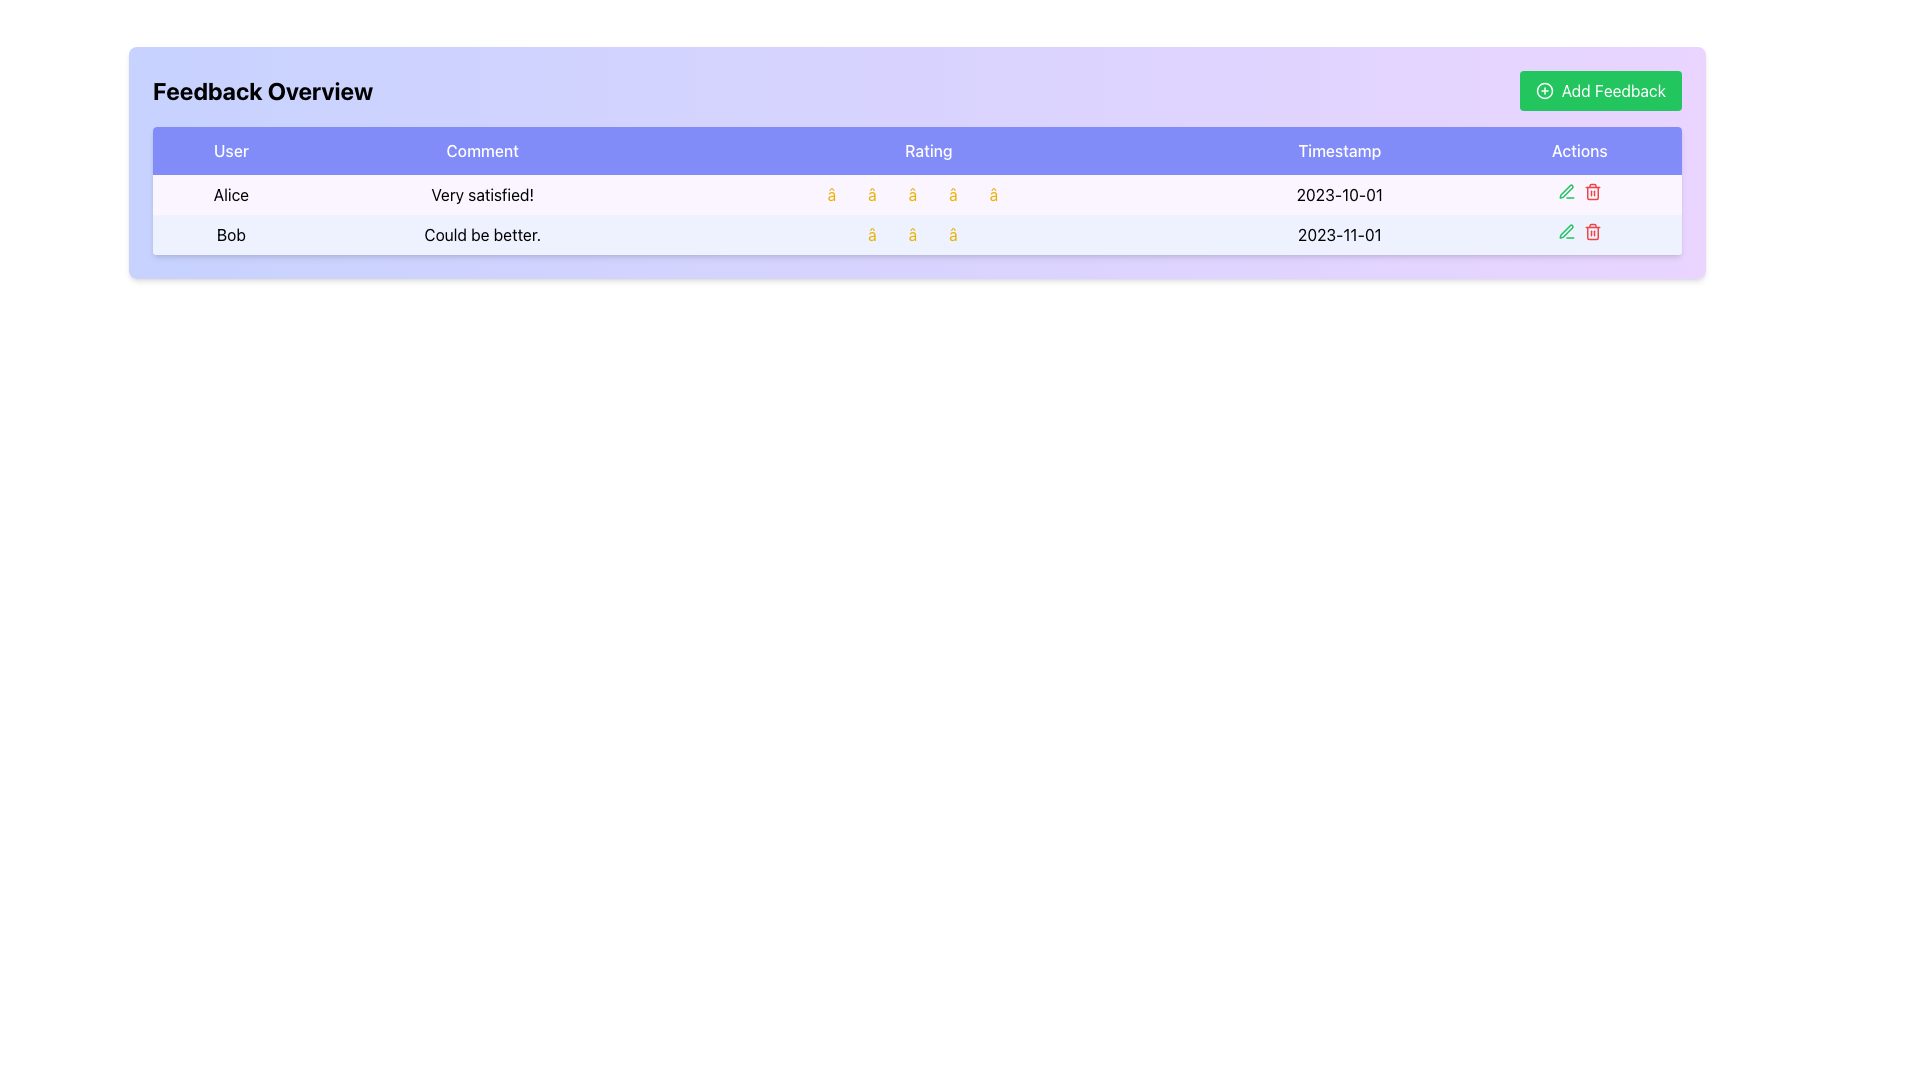 The width and height of the screenshot is (1920, 1080). Describe the element at coordinates (927, 149) in the screenshot. I see `the 'Rating' text header, which is a rectangular element with centered white text on a blue background, positioned in a table layout as the third header among five` at that location.